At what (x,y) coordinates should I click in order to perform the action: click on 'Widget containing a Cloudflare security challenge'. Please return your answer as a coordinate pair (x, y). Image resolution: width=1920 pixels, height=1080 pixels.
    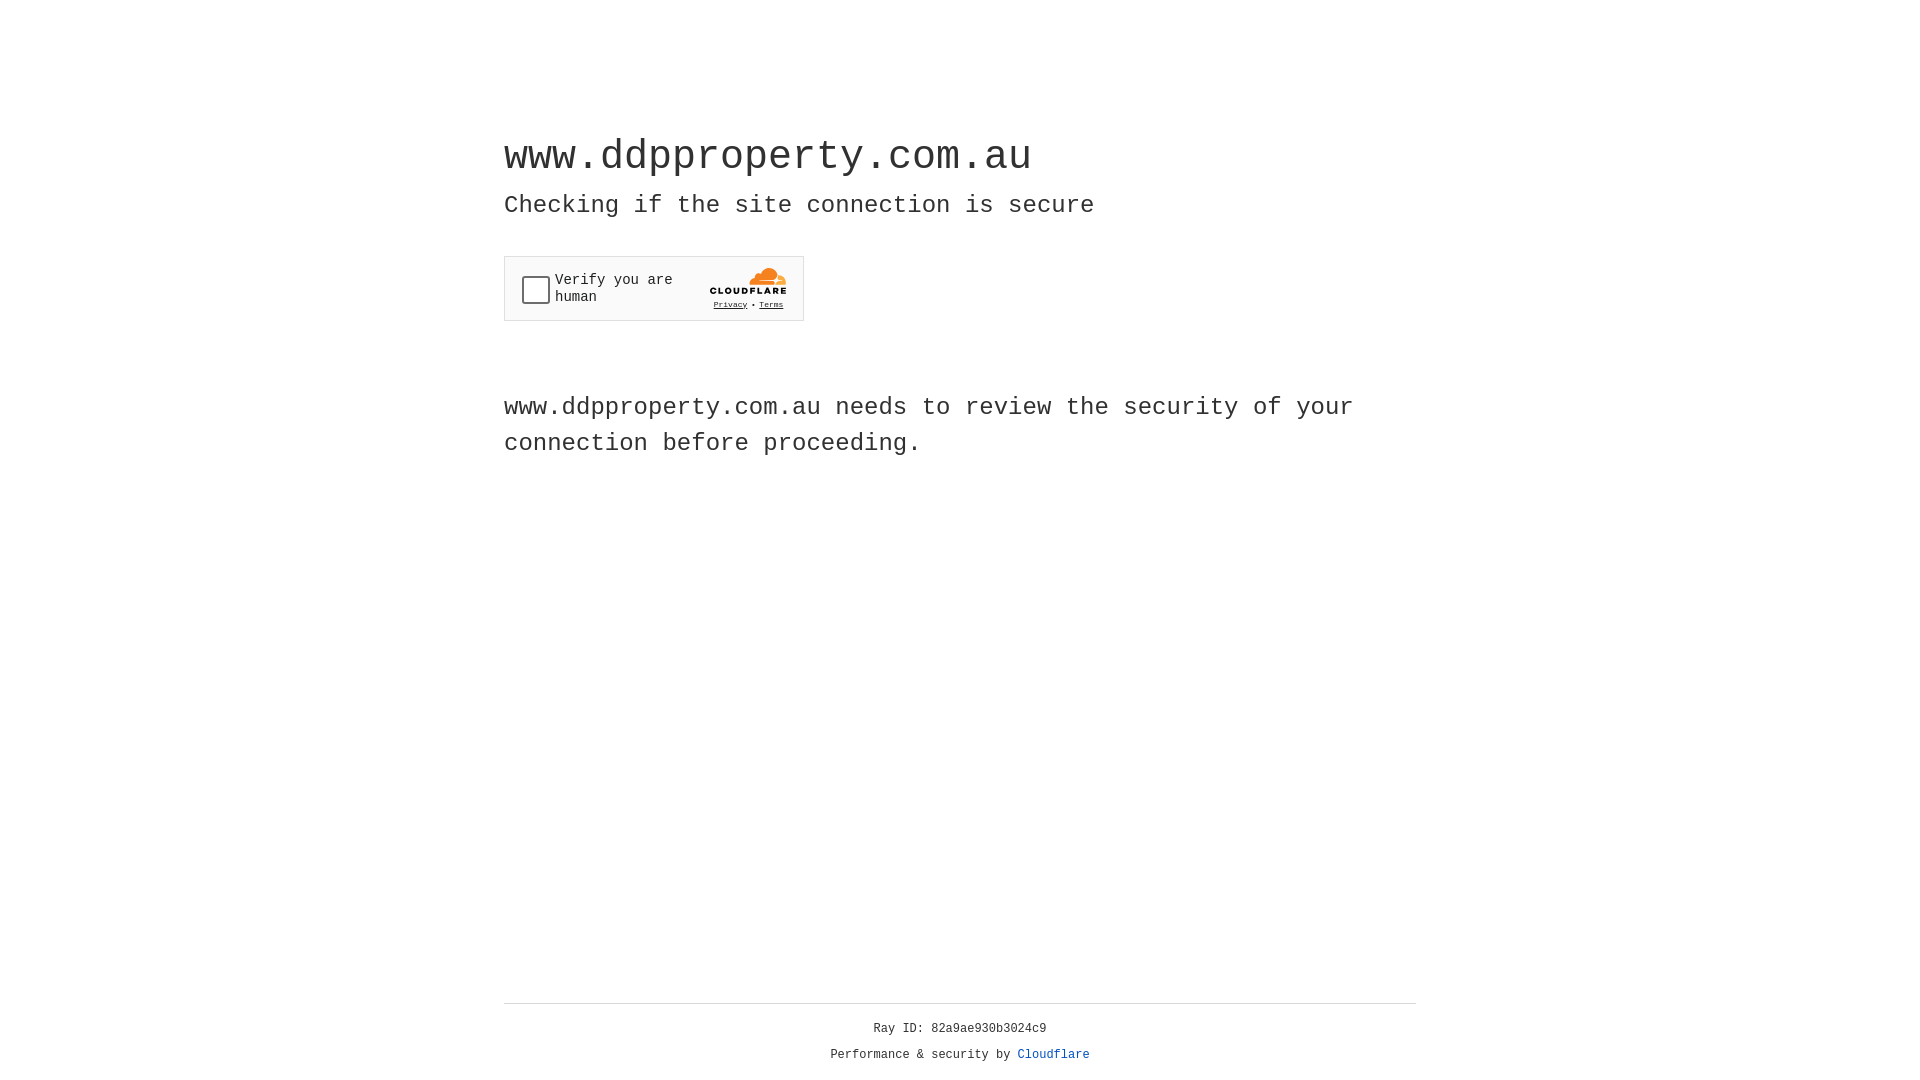
    Looking at the image, I should click on (653, 288).